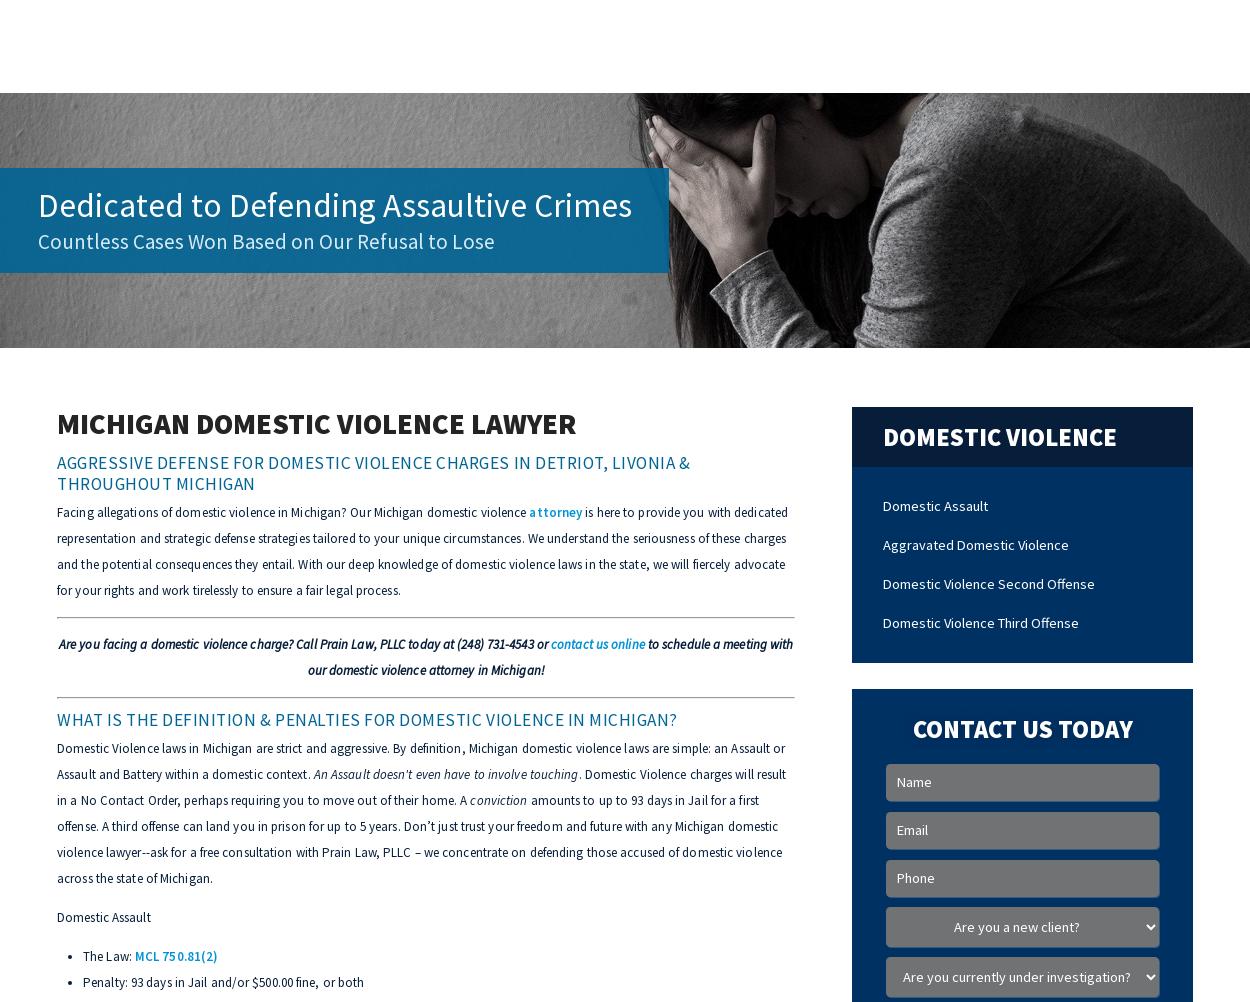  What do you see at coordinates (806, 44) in the screenshot?
I see `'Blog'` at bounding box center [806, 44].